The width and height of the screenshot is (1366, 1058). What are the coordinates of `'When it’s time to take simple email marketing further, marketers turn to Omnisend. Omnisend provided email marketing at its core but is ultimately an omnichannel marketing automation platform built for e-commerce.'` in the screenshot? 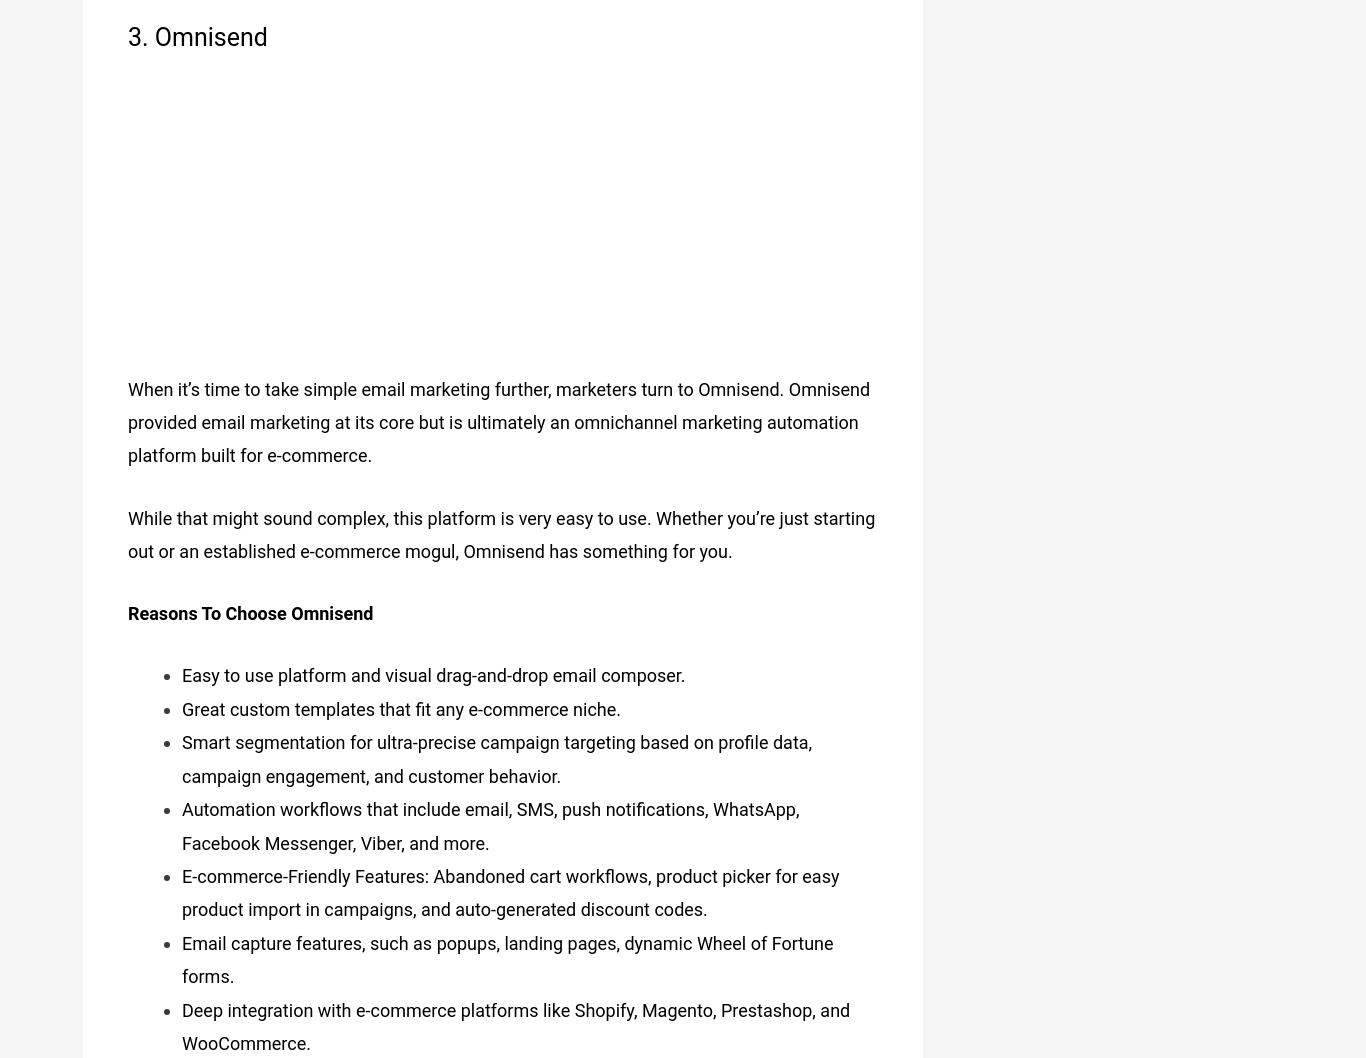 It's located at (498, 414).